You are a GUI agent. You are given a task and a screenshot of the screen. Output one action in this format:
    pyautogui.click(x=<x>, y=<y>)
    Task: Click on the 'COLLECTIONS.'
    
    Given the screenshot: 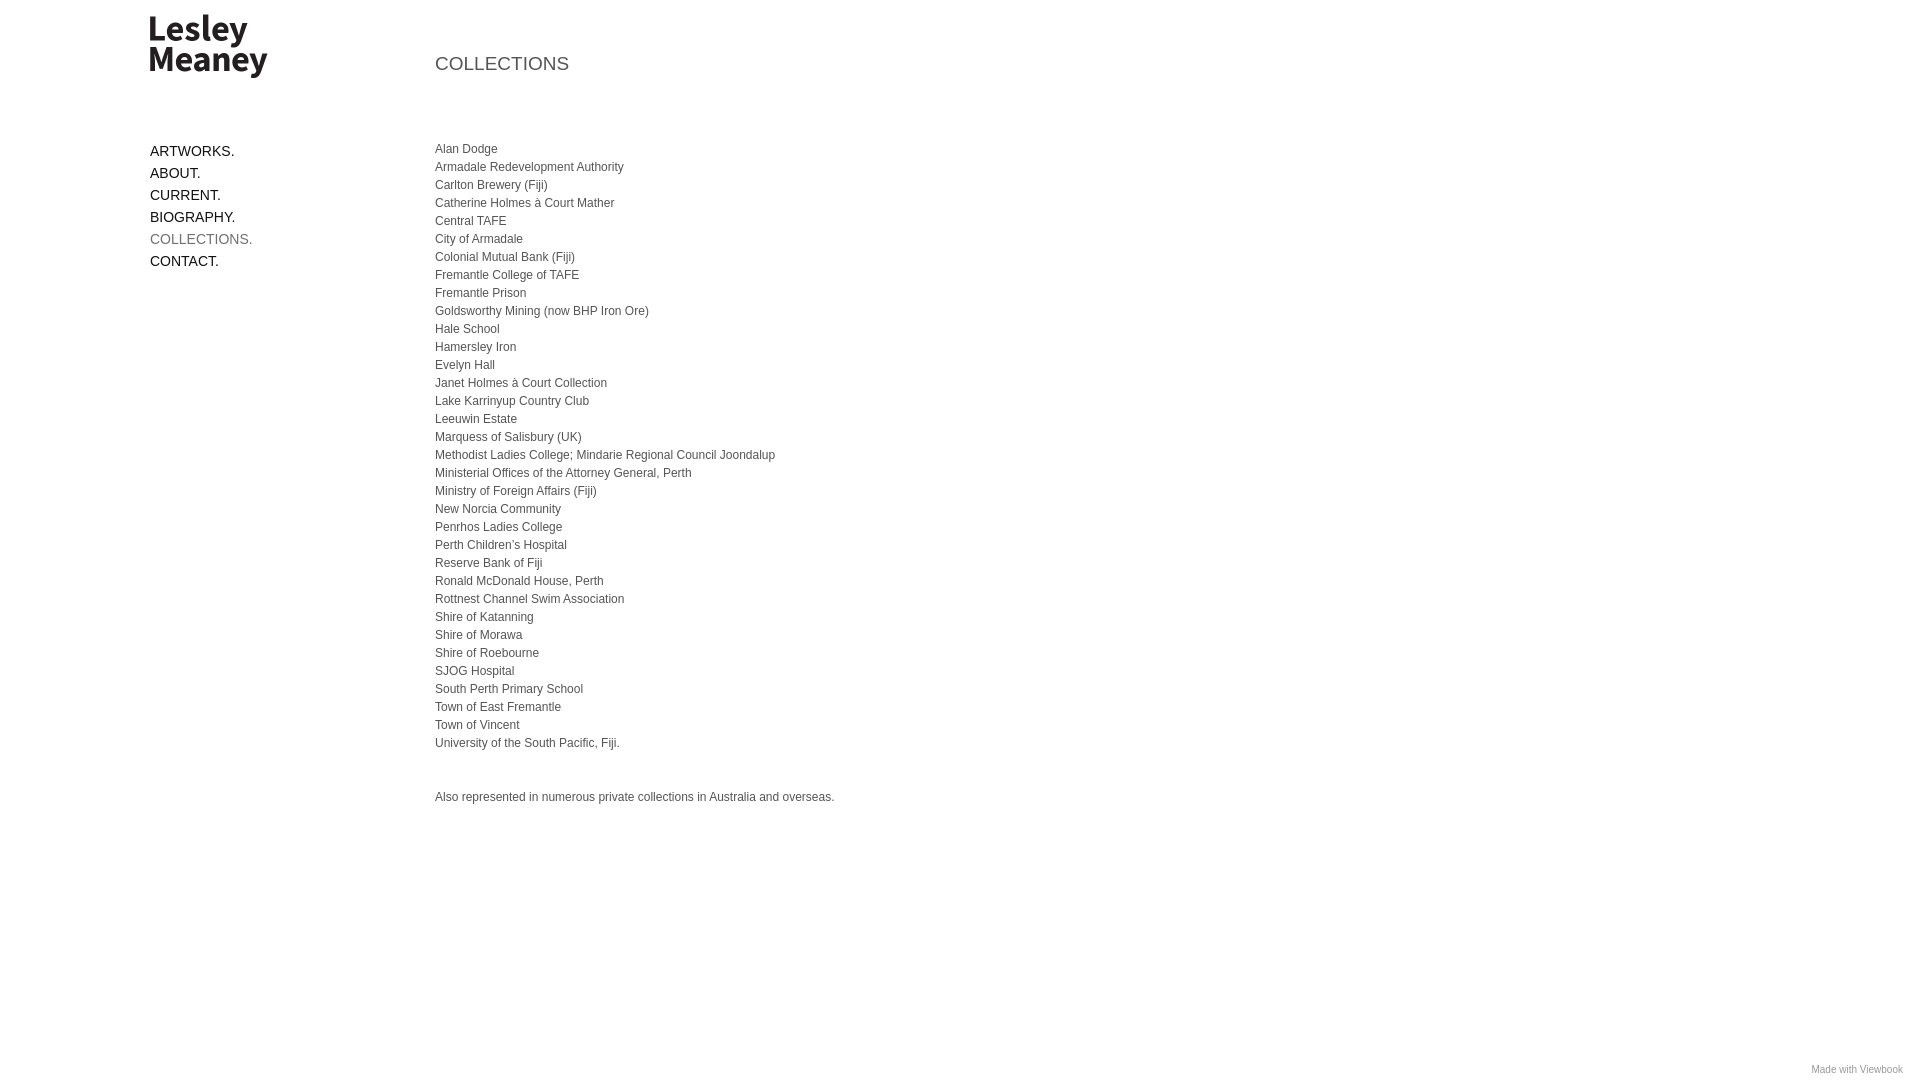 What is the action you would take?
    pyautogui.click(x=201, y=238)
    